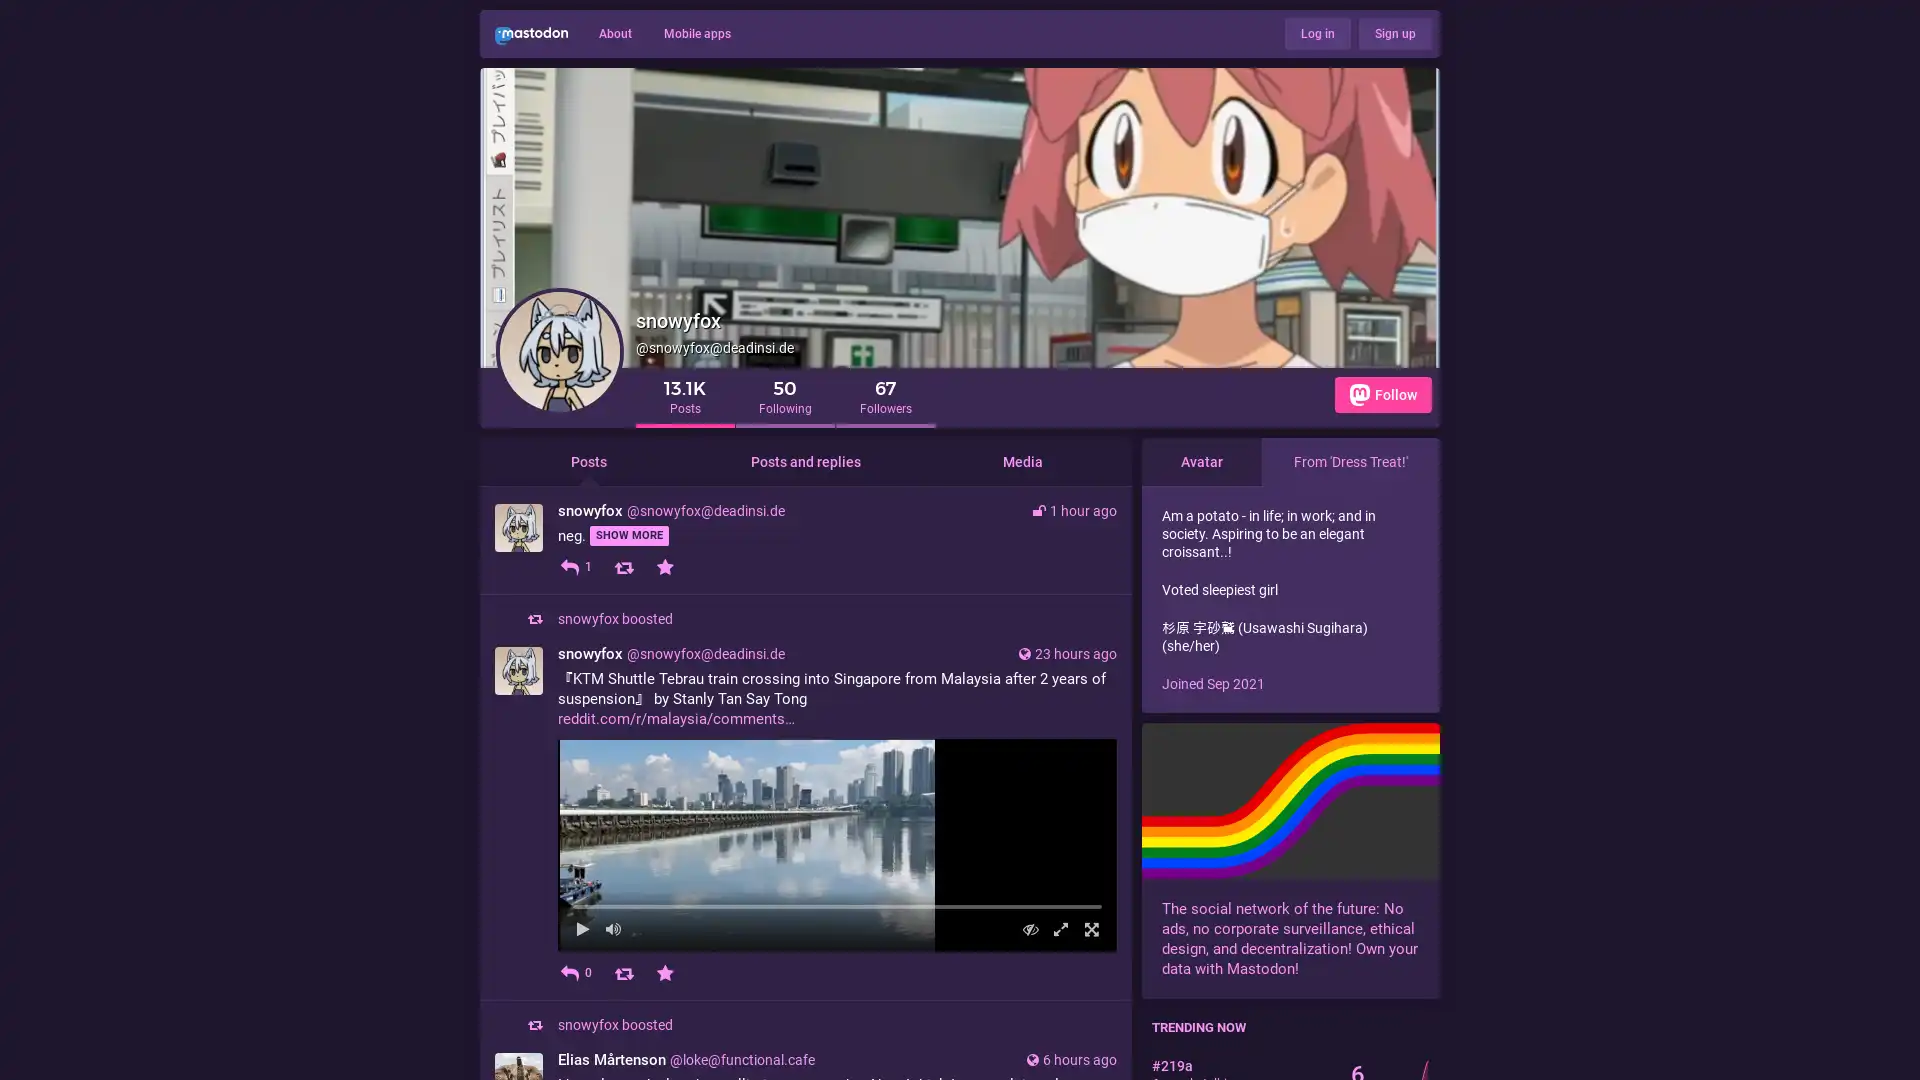 The height and width of the screenshot is (1080, 1920). Describe the element at coordinates (628, 535) in the screenshot. I see `SHOW MORE` at that location.